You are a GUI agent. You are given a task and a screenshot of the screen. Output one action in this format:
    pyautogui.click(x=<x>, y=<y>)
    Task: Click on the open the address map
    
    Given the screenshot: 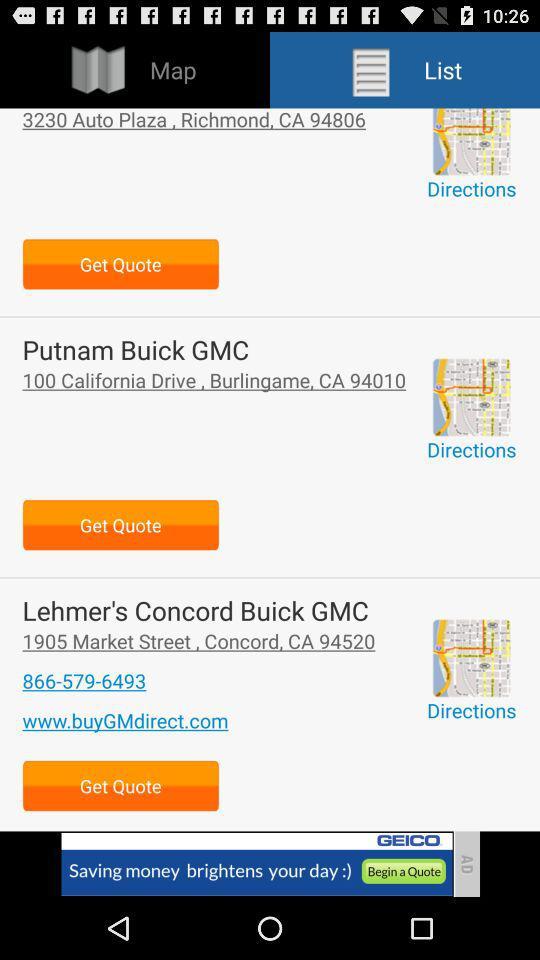 What is the action you would take?
    pyautogui.click(x=471, y=140)
    